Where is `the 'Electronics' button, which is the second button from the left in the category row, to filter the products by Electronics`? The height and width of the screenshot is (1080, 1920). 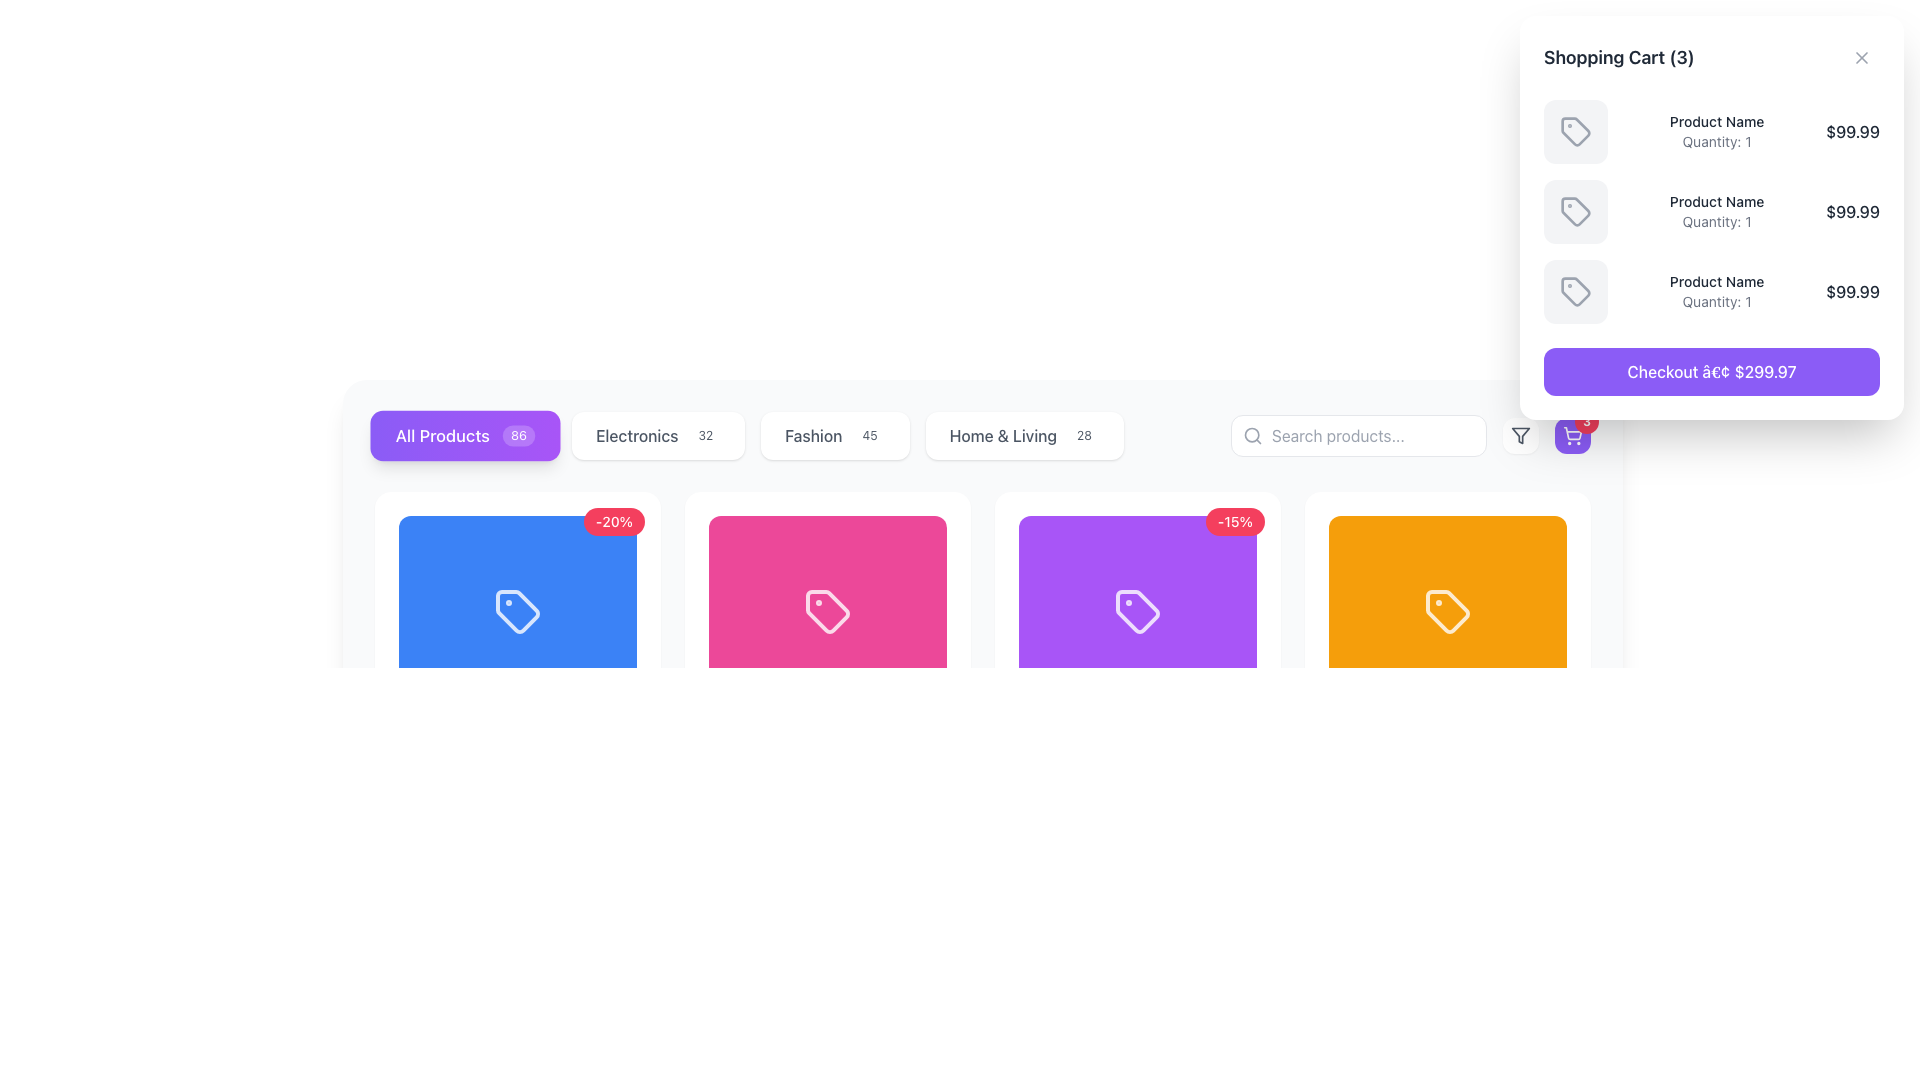 the 'Electronics' button, which is the second button from the left in the category row, to filter the products by Electronics is located at coordinates (658, 434).